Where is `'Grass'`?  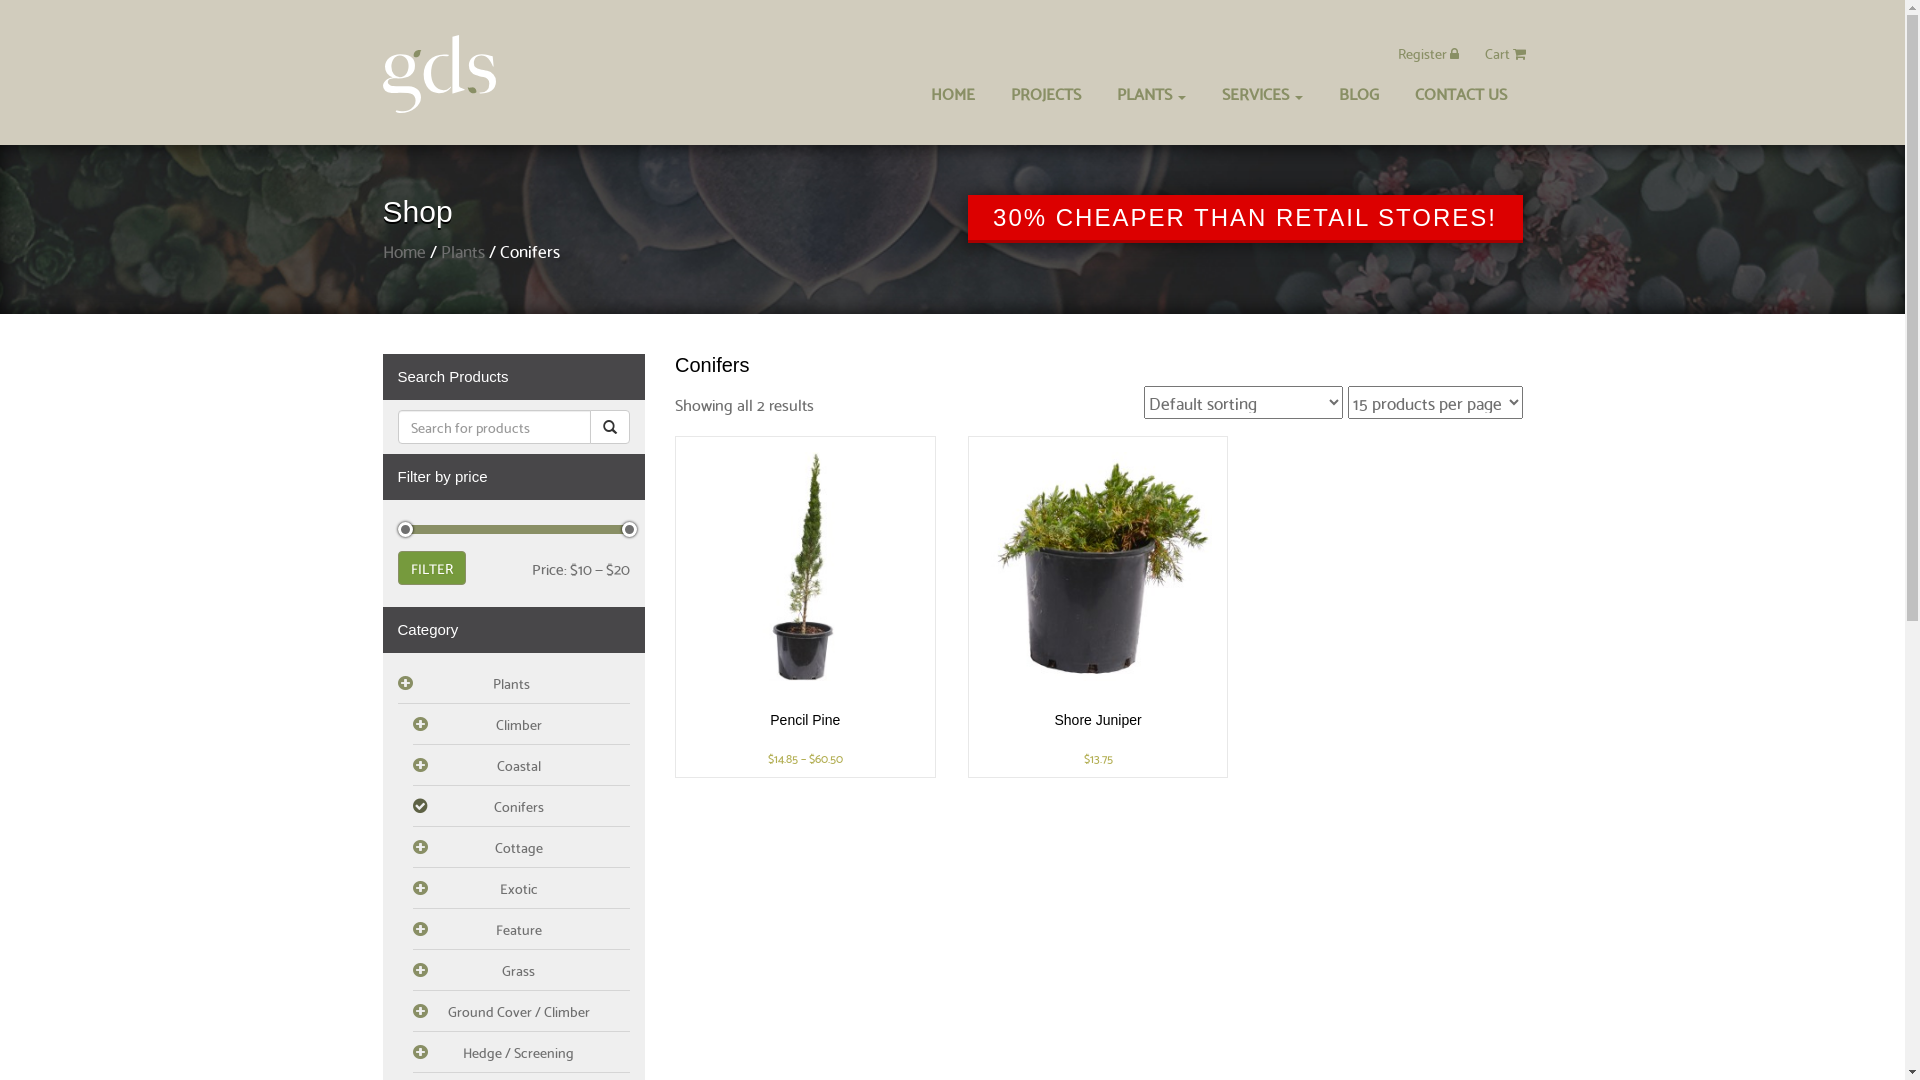
'Grass' is located at coordinates (521, 969).